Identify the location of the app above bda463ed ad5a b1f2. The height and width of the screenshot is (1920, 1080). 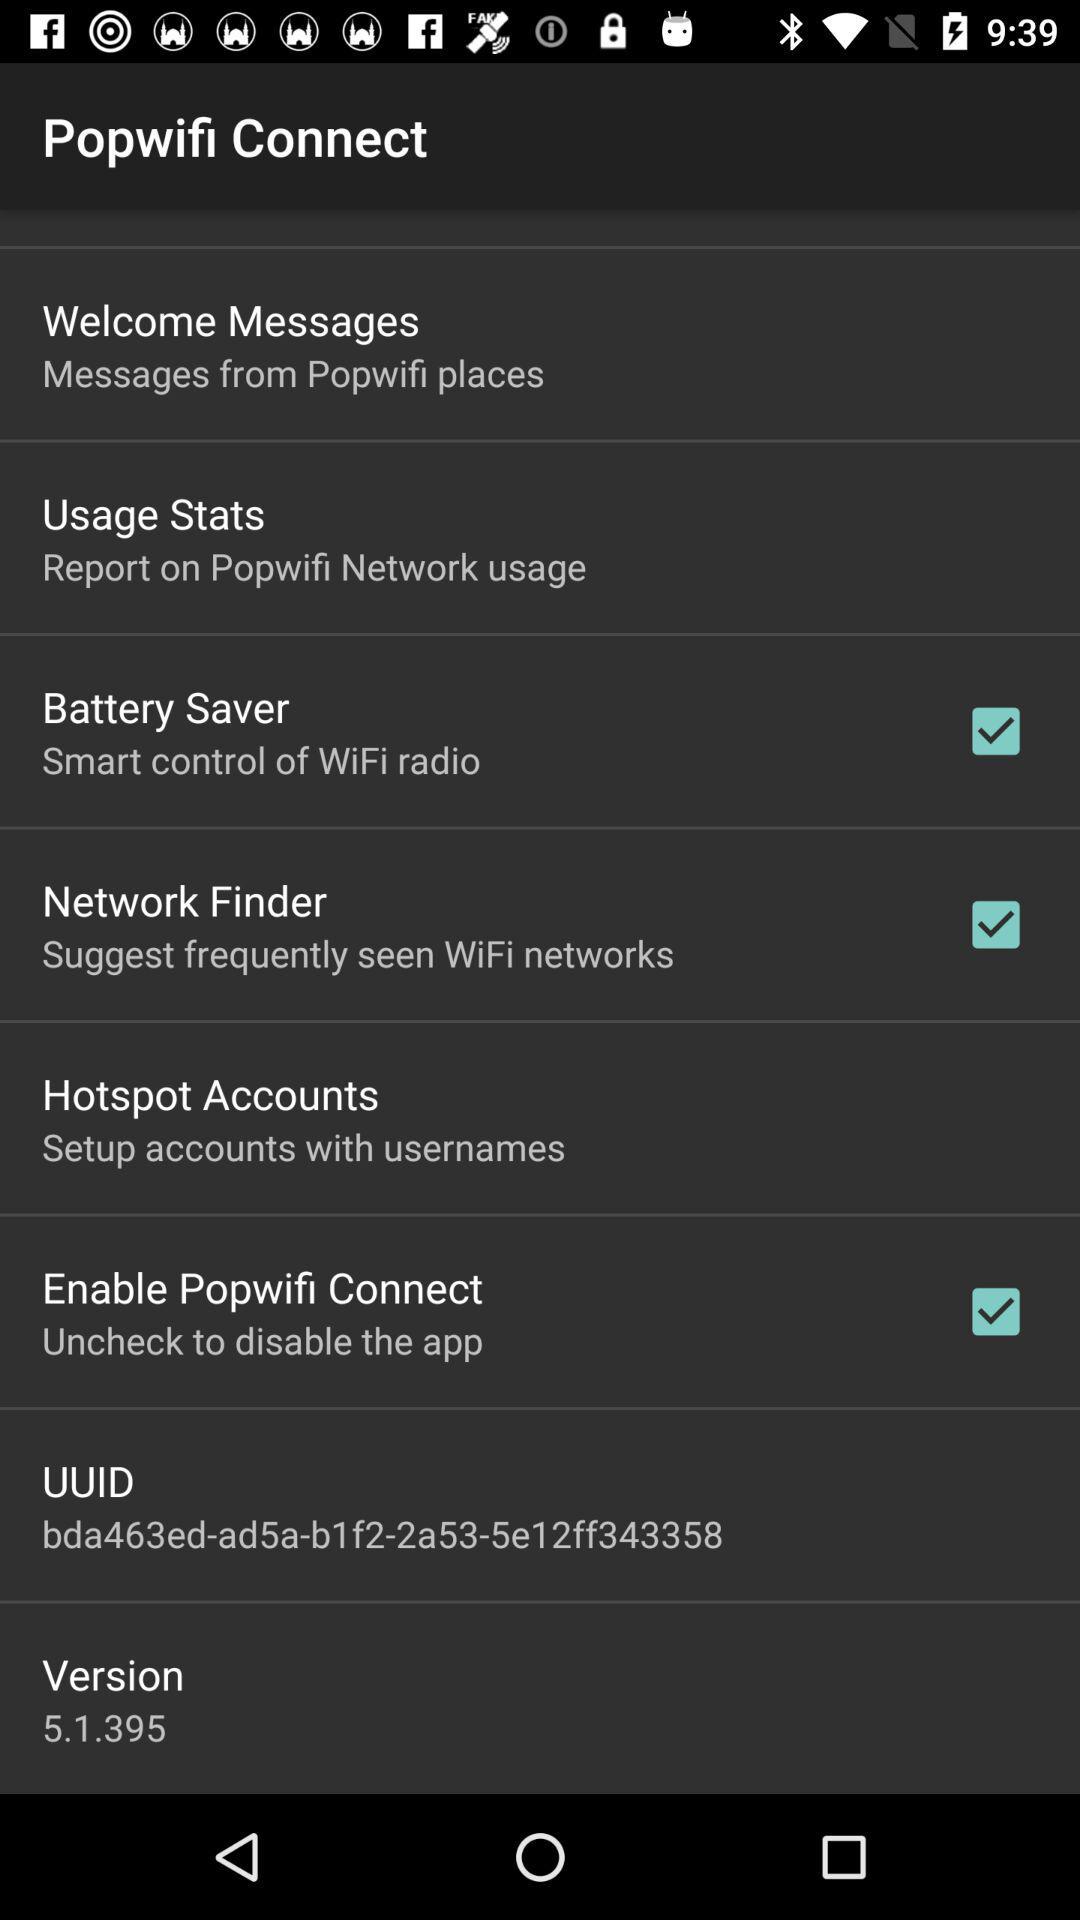
(87, 1480).